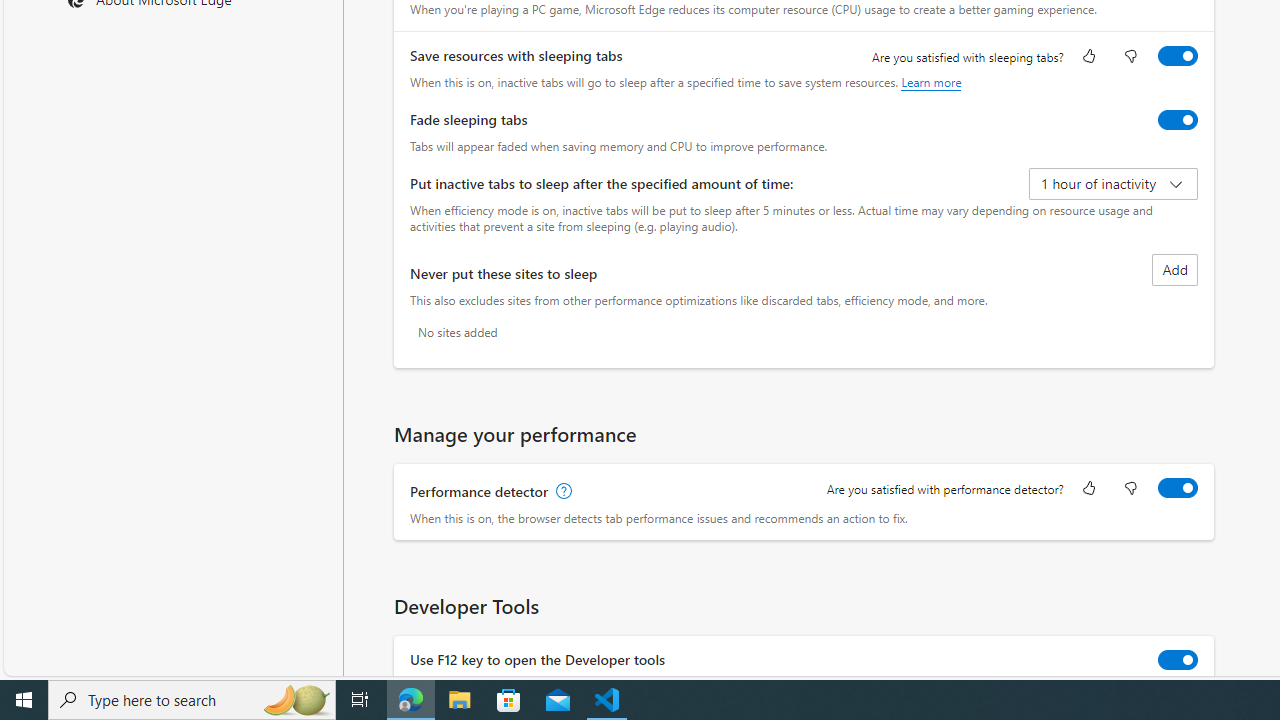 This screenshot has width=1280, height=720. I want to click on 'Performance detector, learn more', so click(561, 492).